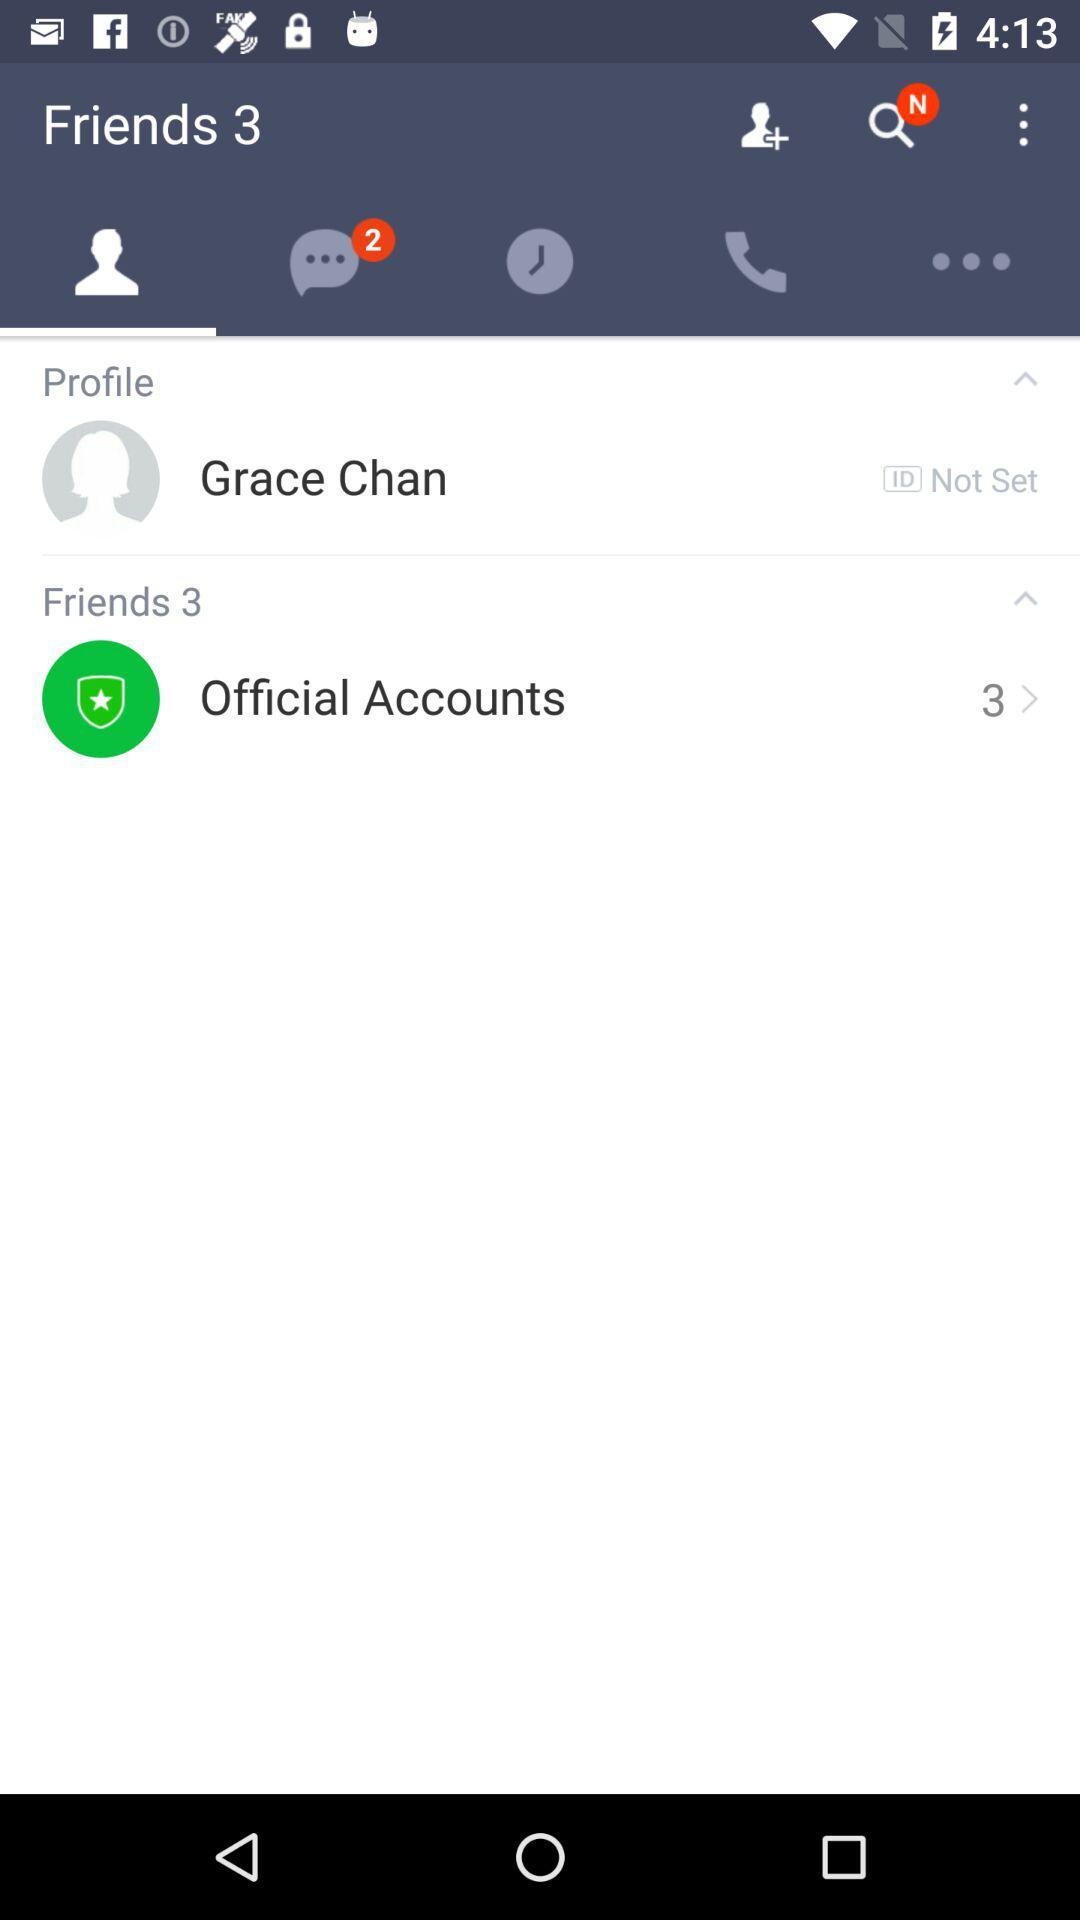  I want to click on the search bar icon along the letter n, so click(890, 124).